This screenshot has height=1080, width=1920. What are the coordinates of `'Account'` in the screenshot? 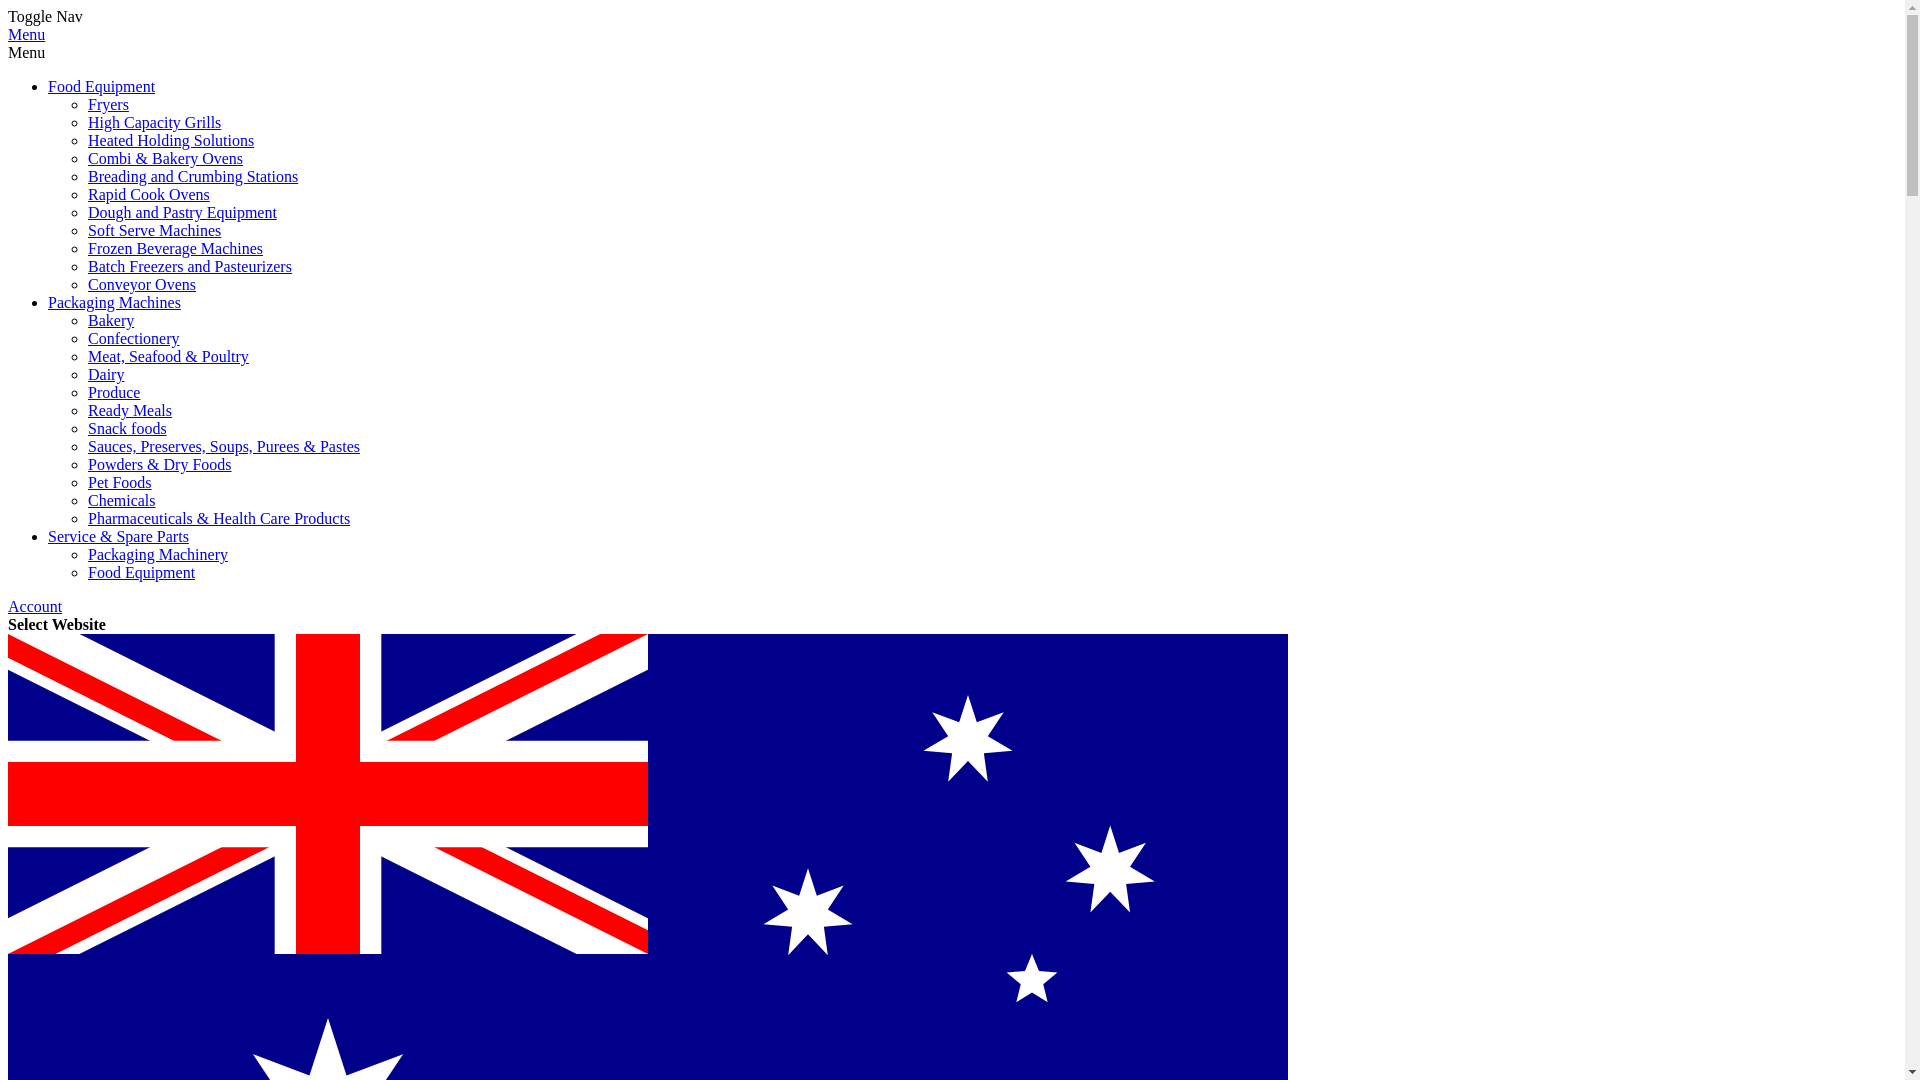 It's located at (34, 605).